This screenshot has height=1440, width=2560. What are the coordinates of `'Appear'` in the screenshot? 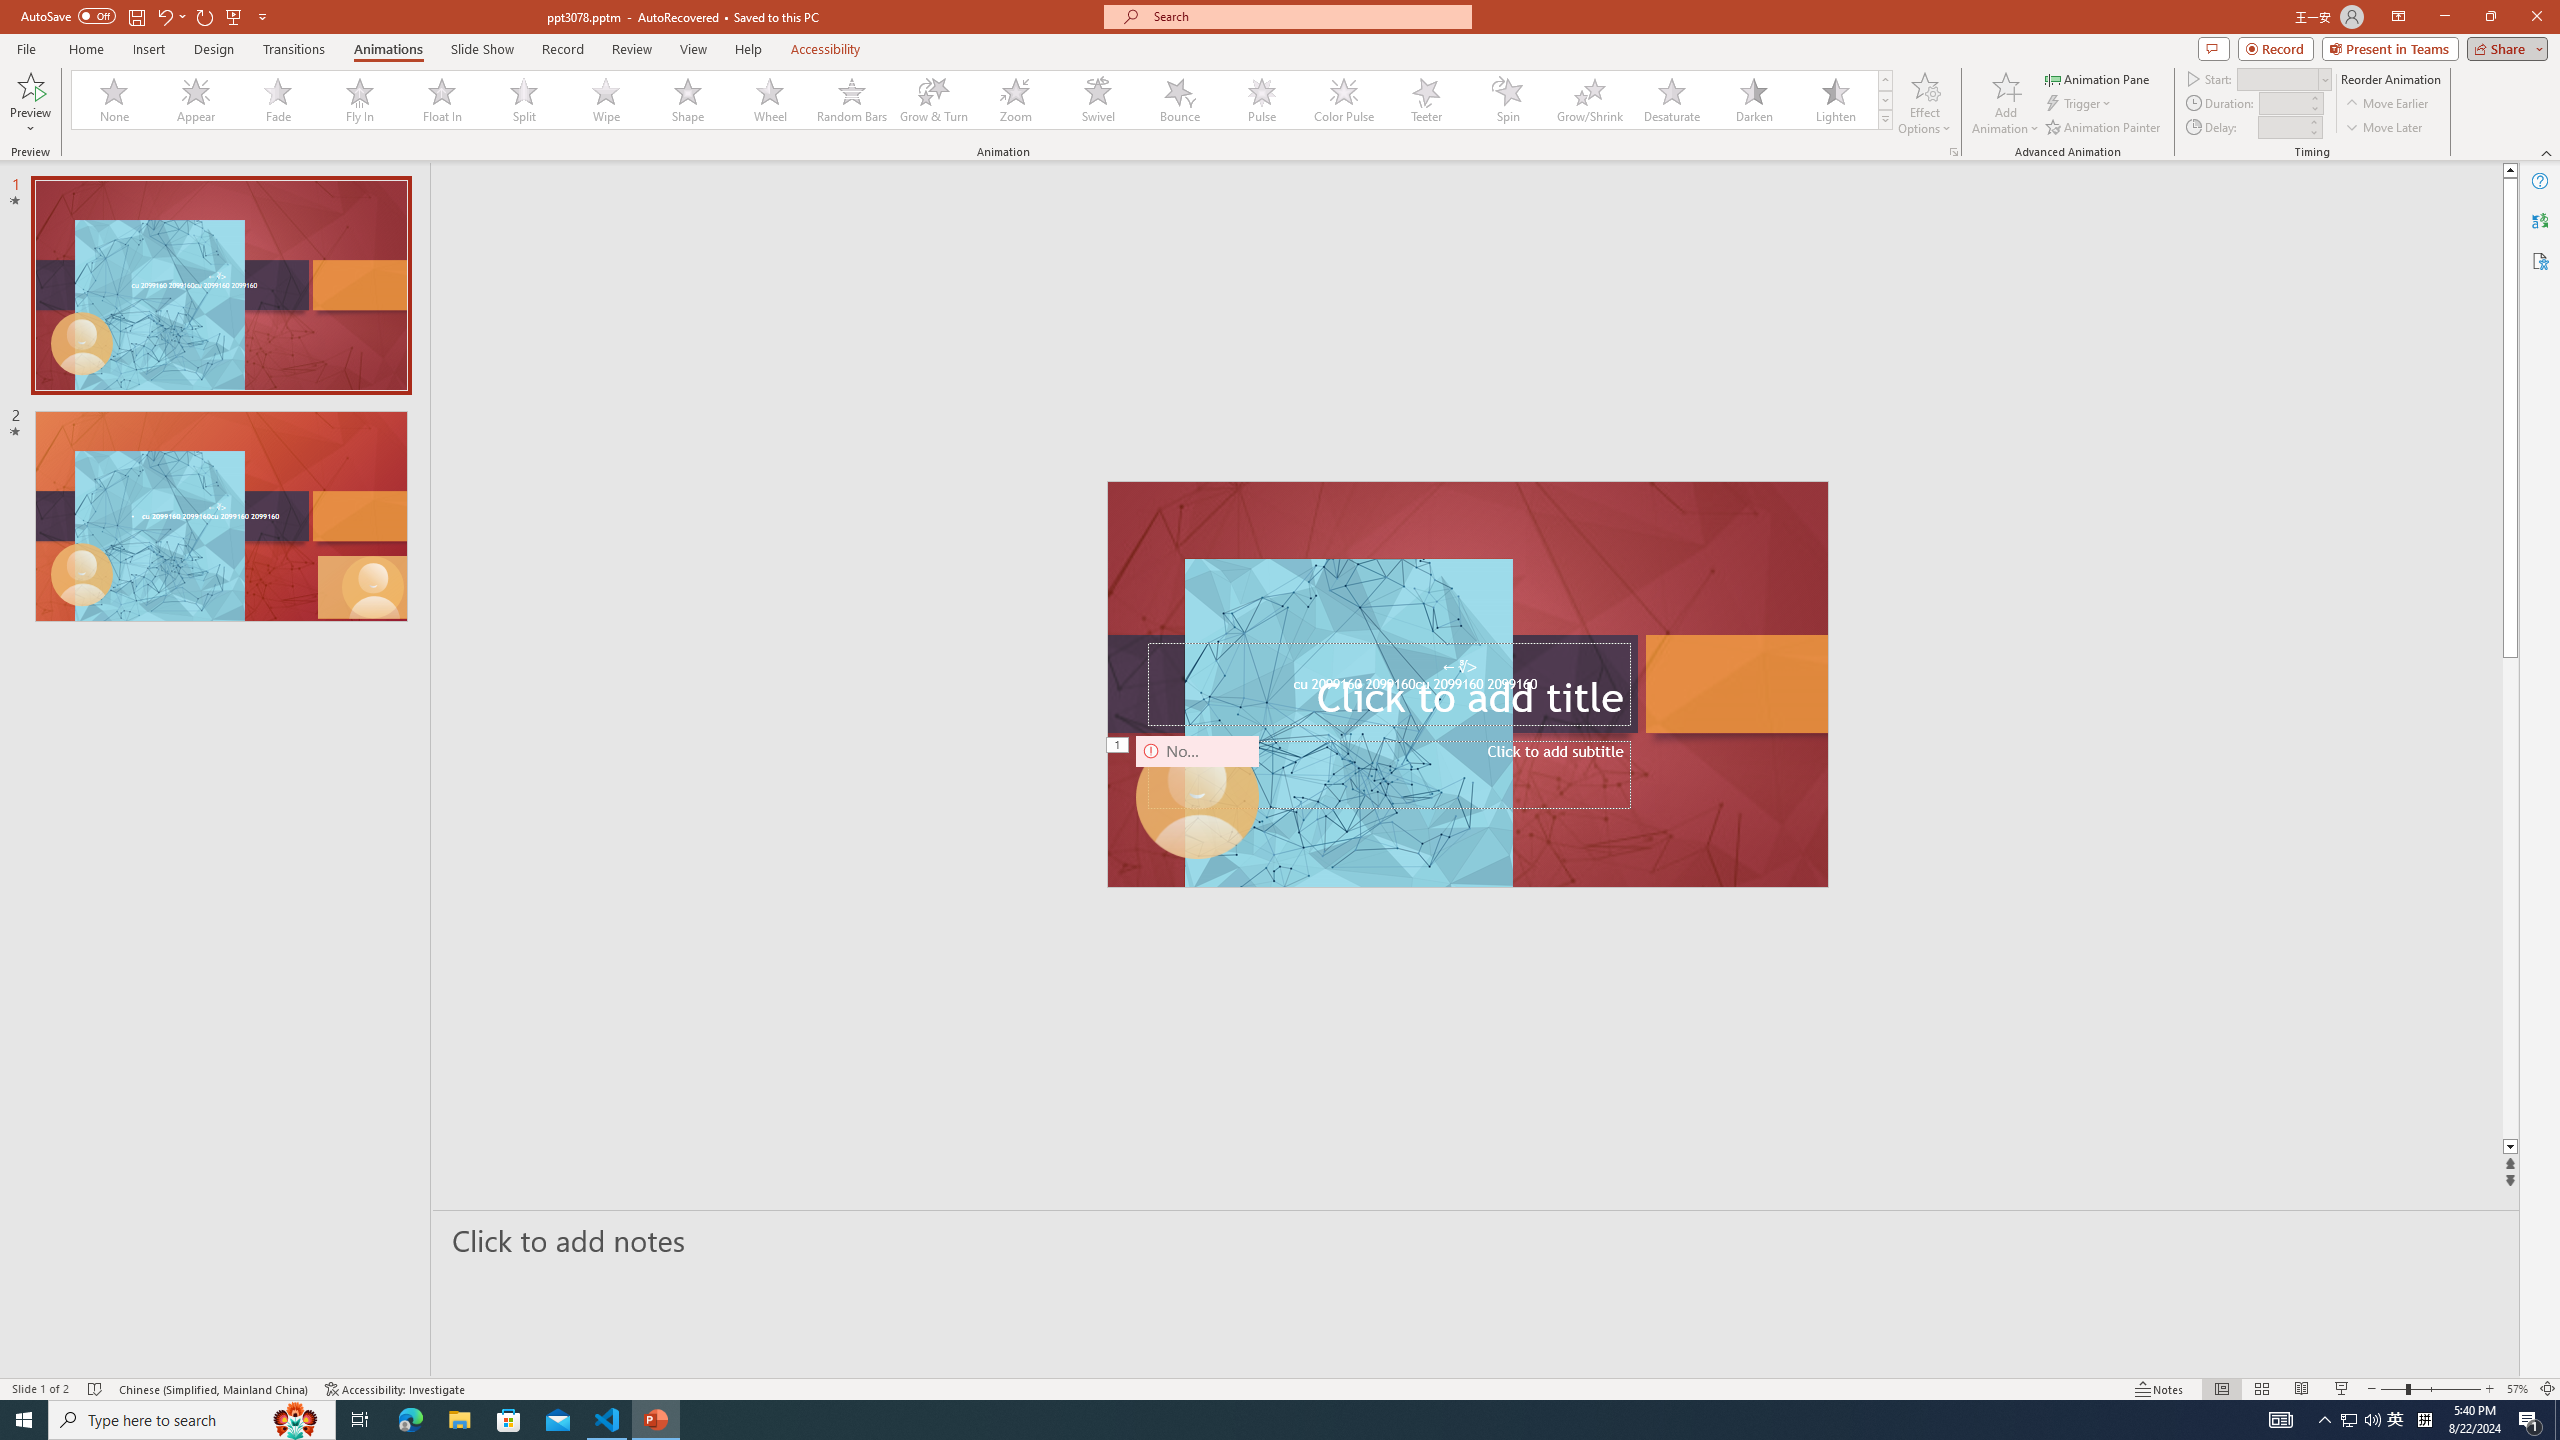 It's located at (196, 99).